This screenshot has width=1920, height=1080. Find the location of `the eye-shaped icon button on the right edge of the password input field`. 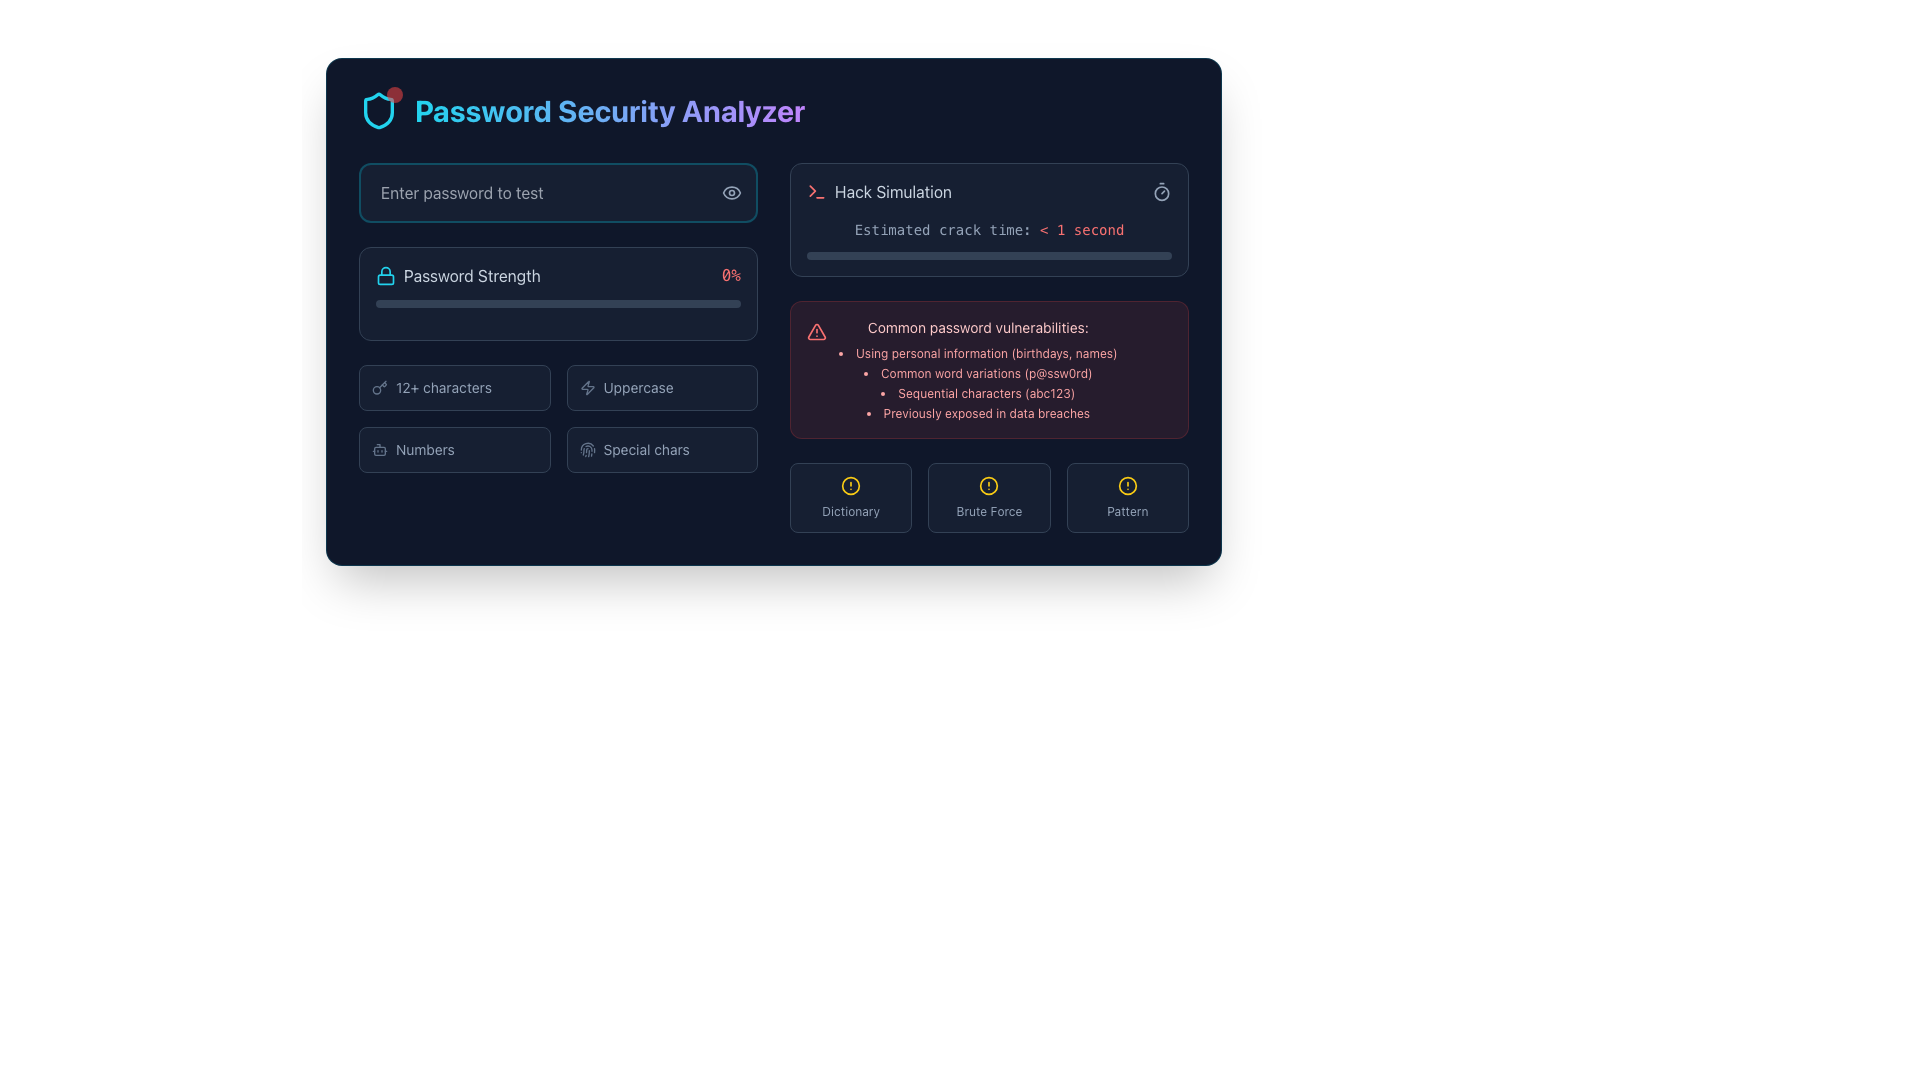

the eye-shaped icon button on the right edge of the password input field is located at coordinates (730, 192).